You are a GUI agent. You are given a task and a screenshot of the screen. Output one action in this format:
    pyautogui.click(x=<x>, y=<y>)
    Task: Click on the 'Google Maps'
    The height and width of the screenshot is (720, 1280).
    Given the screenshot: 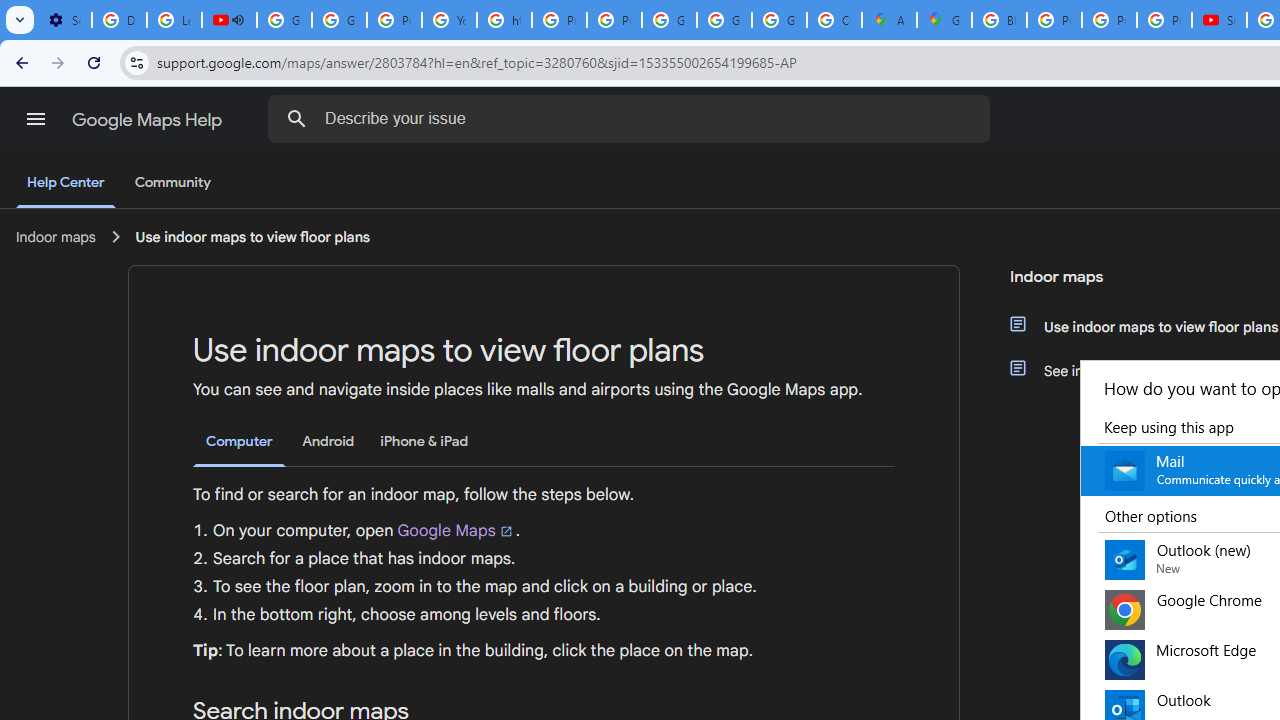 What is the action you would take?
    pyautogui.click(x=455, y=530)
    